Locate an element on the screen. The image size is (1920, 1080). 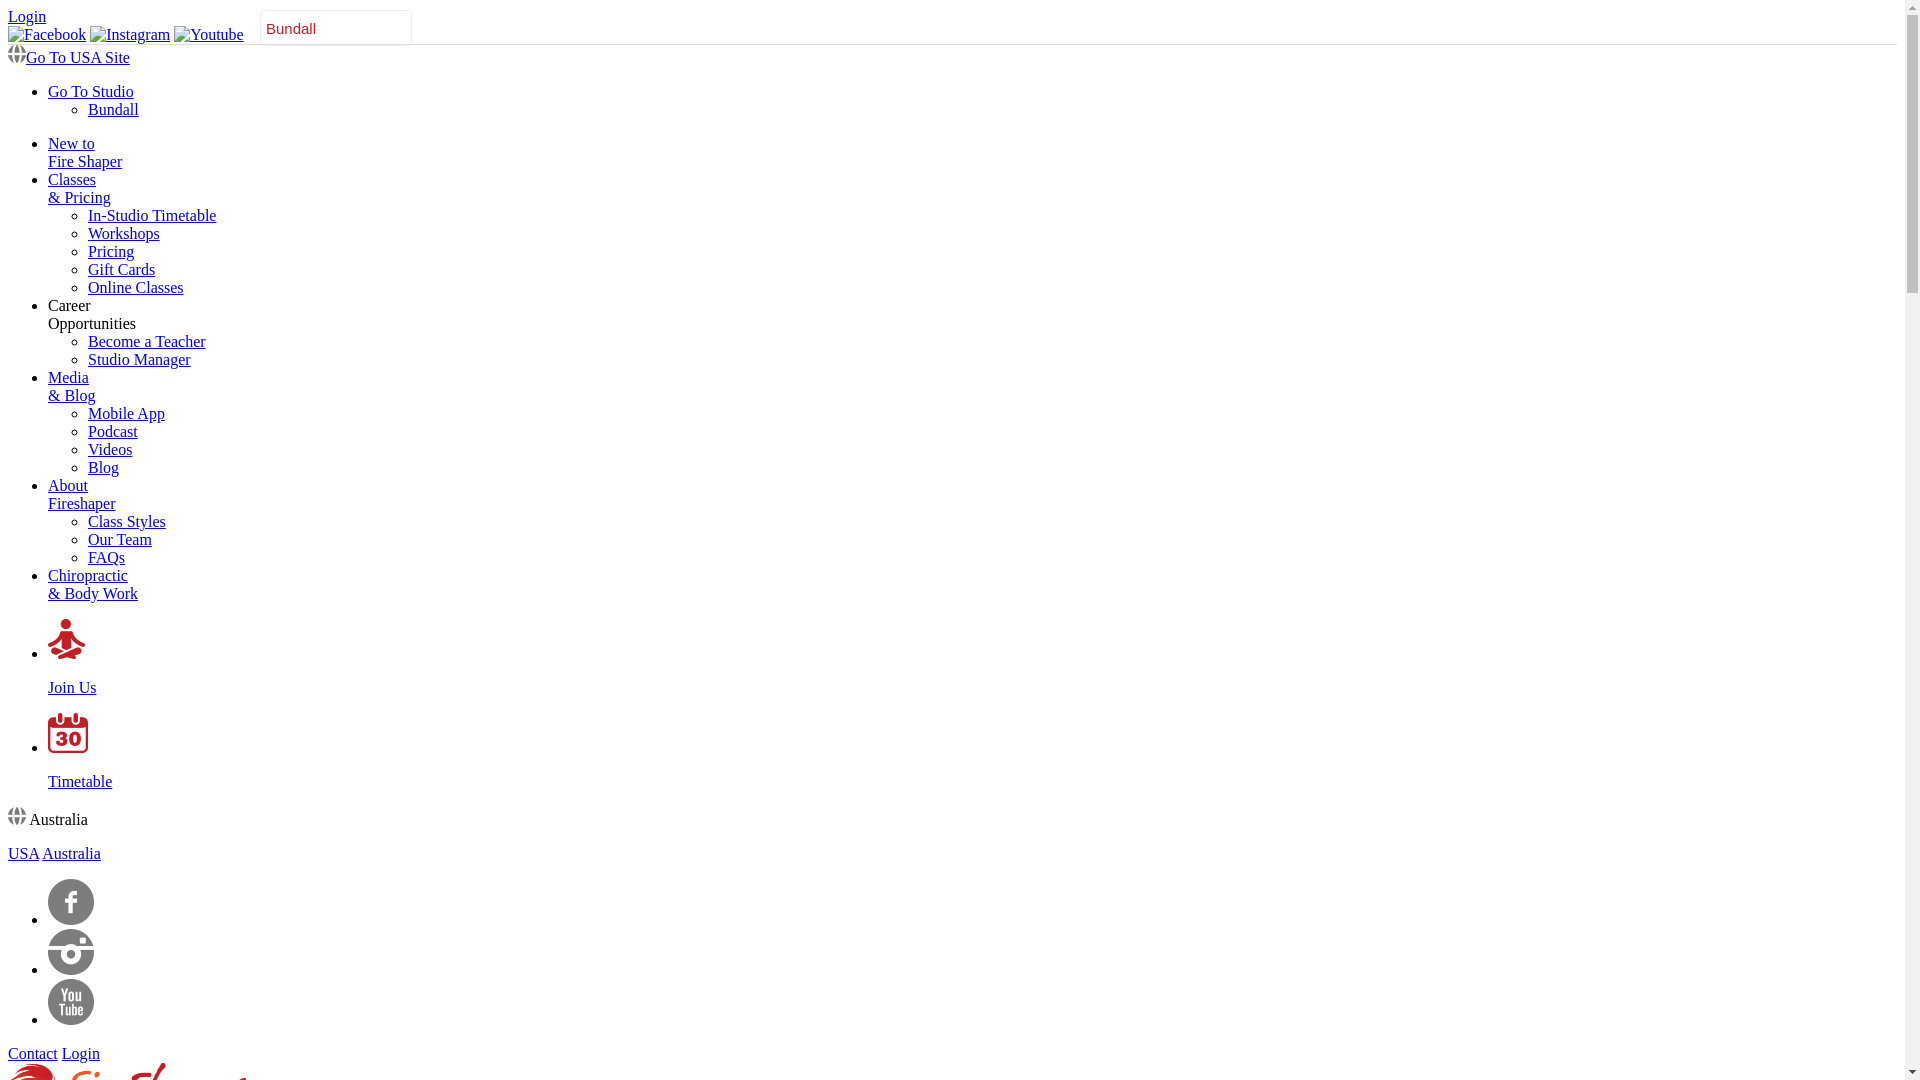
'Podcast' is located at coordinates (112, 430).